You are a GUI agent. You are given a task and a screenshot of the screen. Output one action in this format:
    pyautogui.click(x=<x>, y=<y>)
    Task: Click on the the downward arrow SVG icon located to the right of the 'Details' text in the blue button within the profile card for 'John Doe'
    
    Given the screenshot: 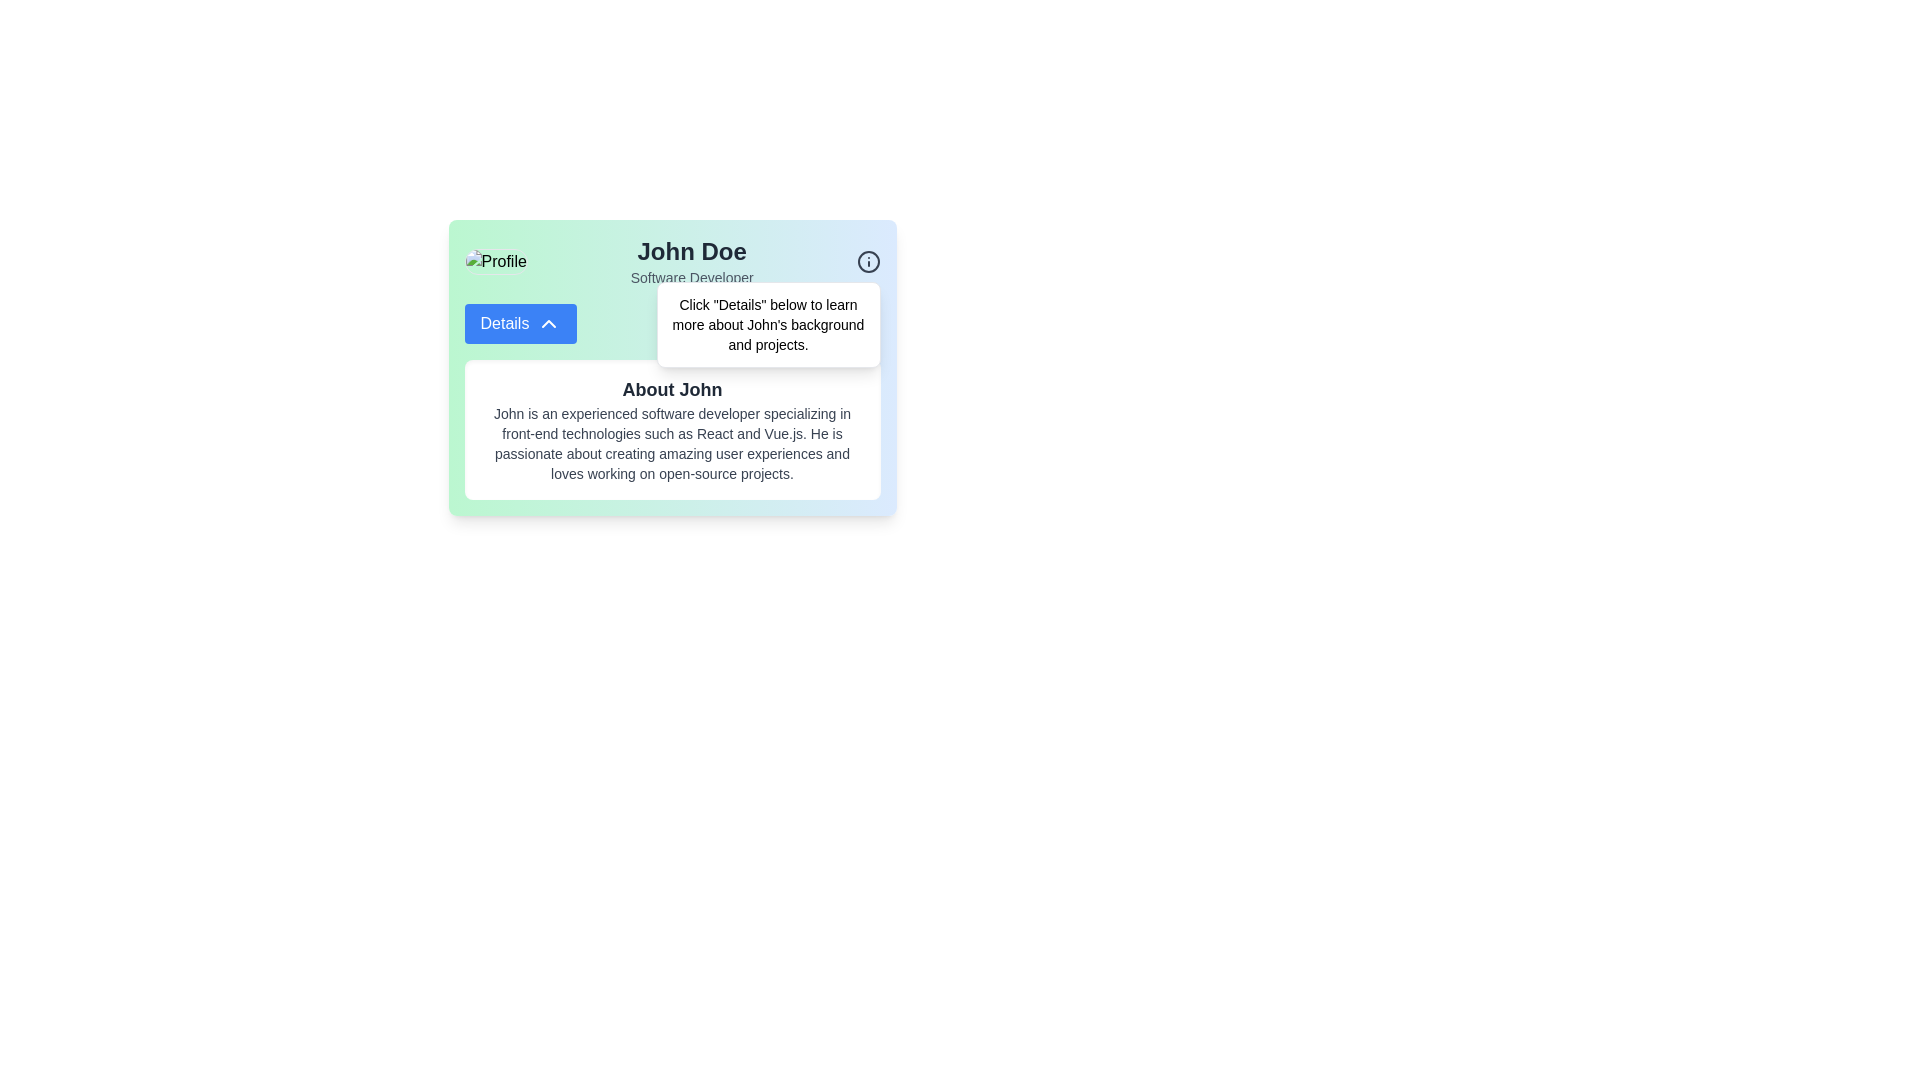 What is the action you would take?
    pyautogui.click(x=549, y=323)
    